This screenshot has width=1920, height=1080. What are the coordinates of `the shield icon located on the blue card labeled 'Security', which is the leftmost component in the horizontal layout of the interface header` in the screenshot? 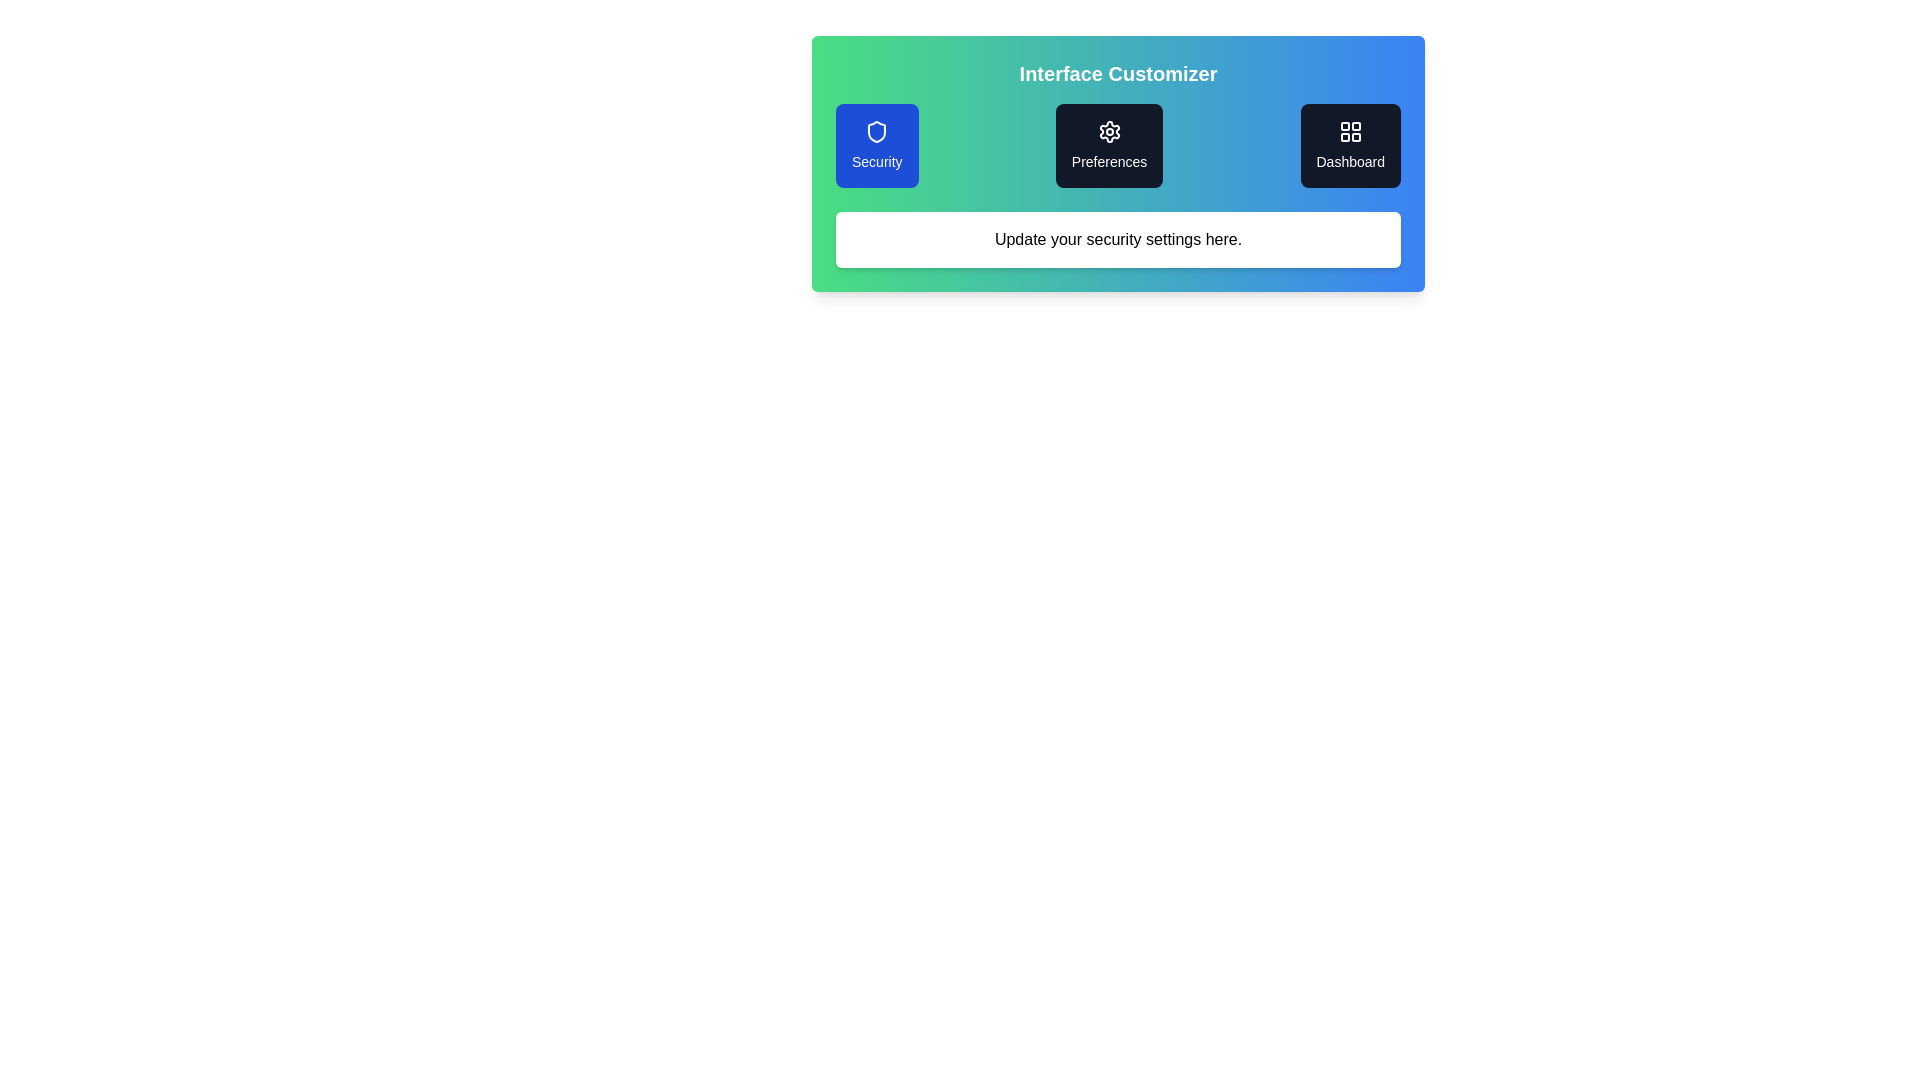 It's located at (877, 131).